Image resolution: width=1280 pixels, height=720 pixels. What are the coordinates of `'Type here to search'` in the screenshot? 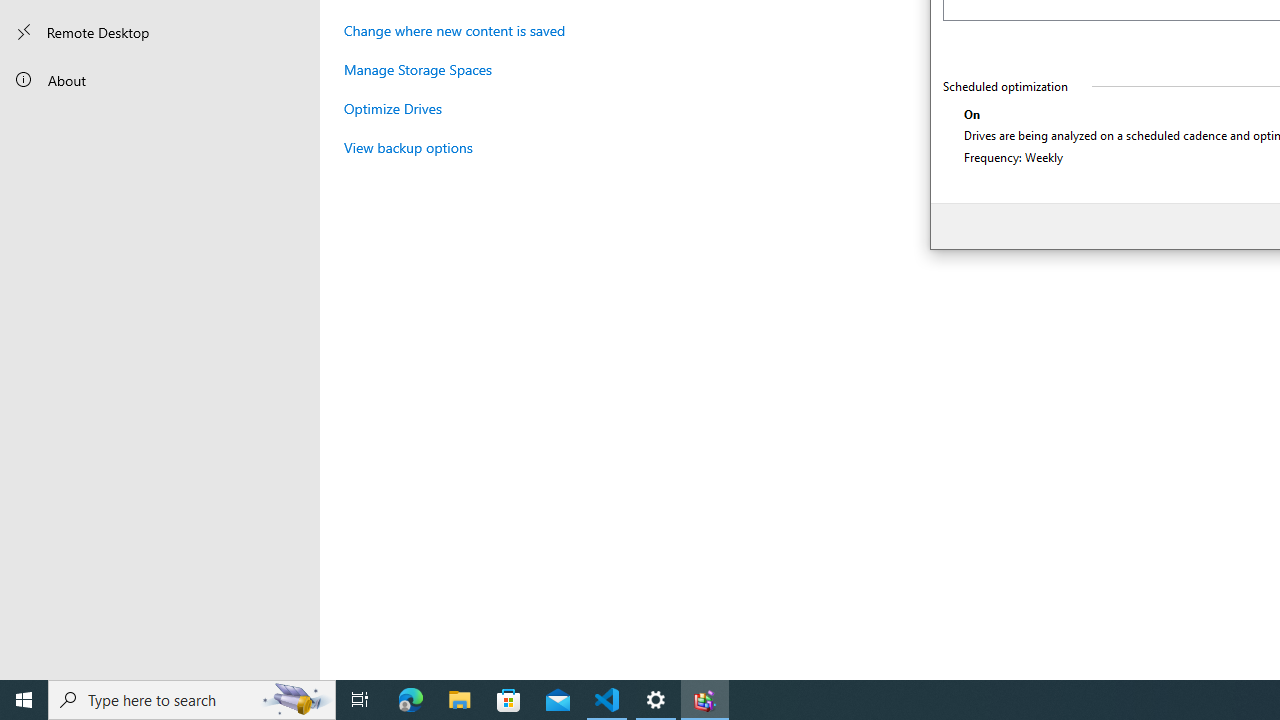 It's located at (192, 698).